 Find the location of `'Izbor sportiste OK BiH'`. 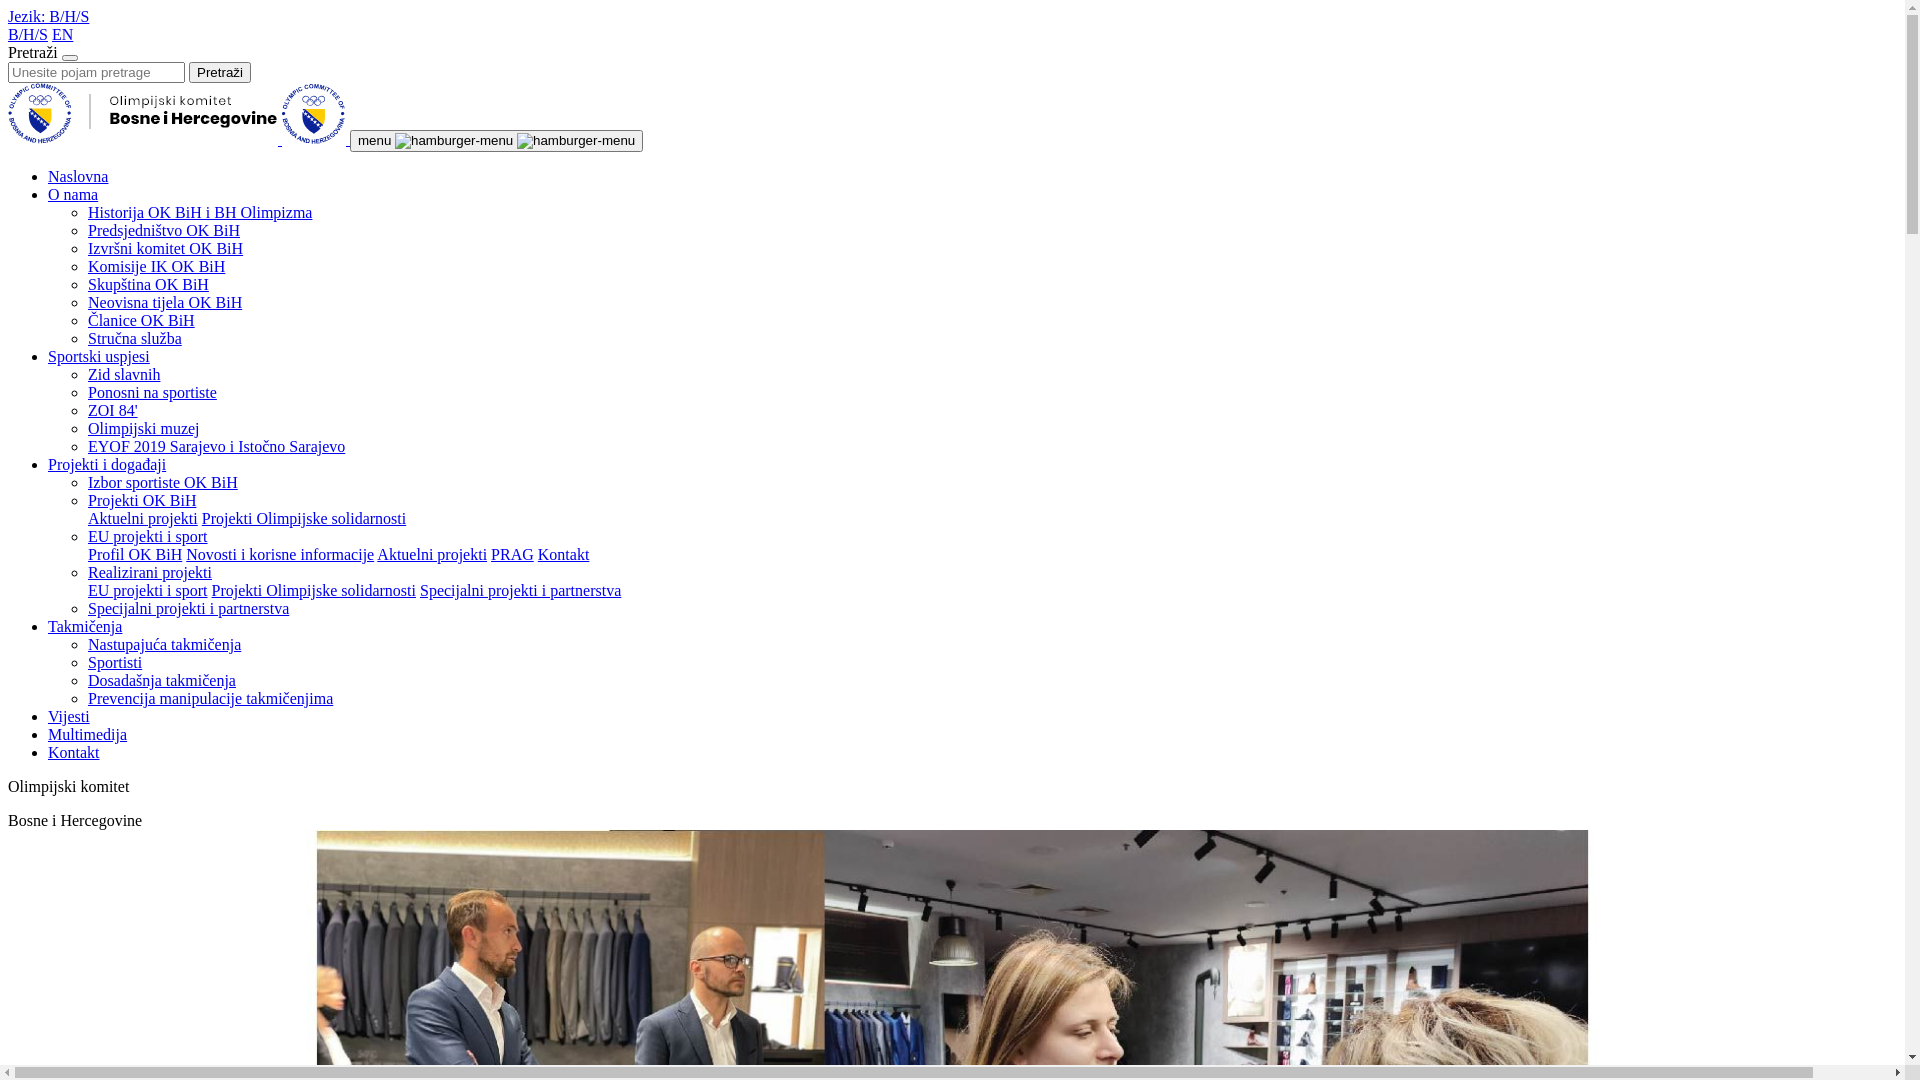

'Izbor sportiste OK BiH' is located at coordinates (163, 482).